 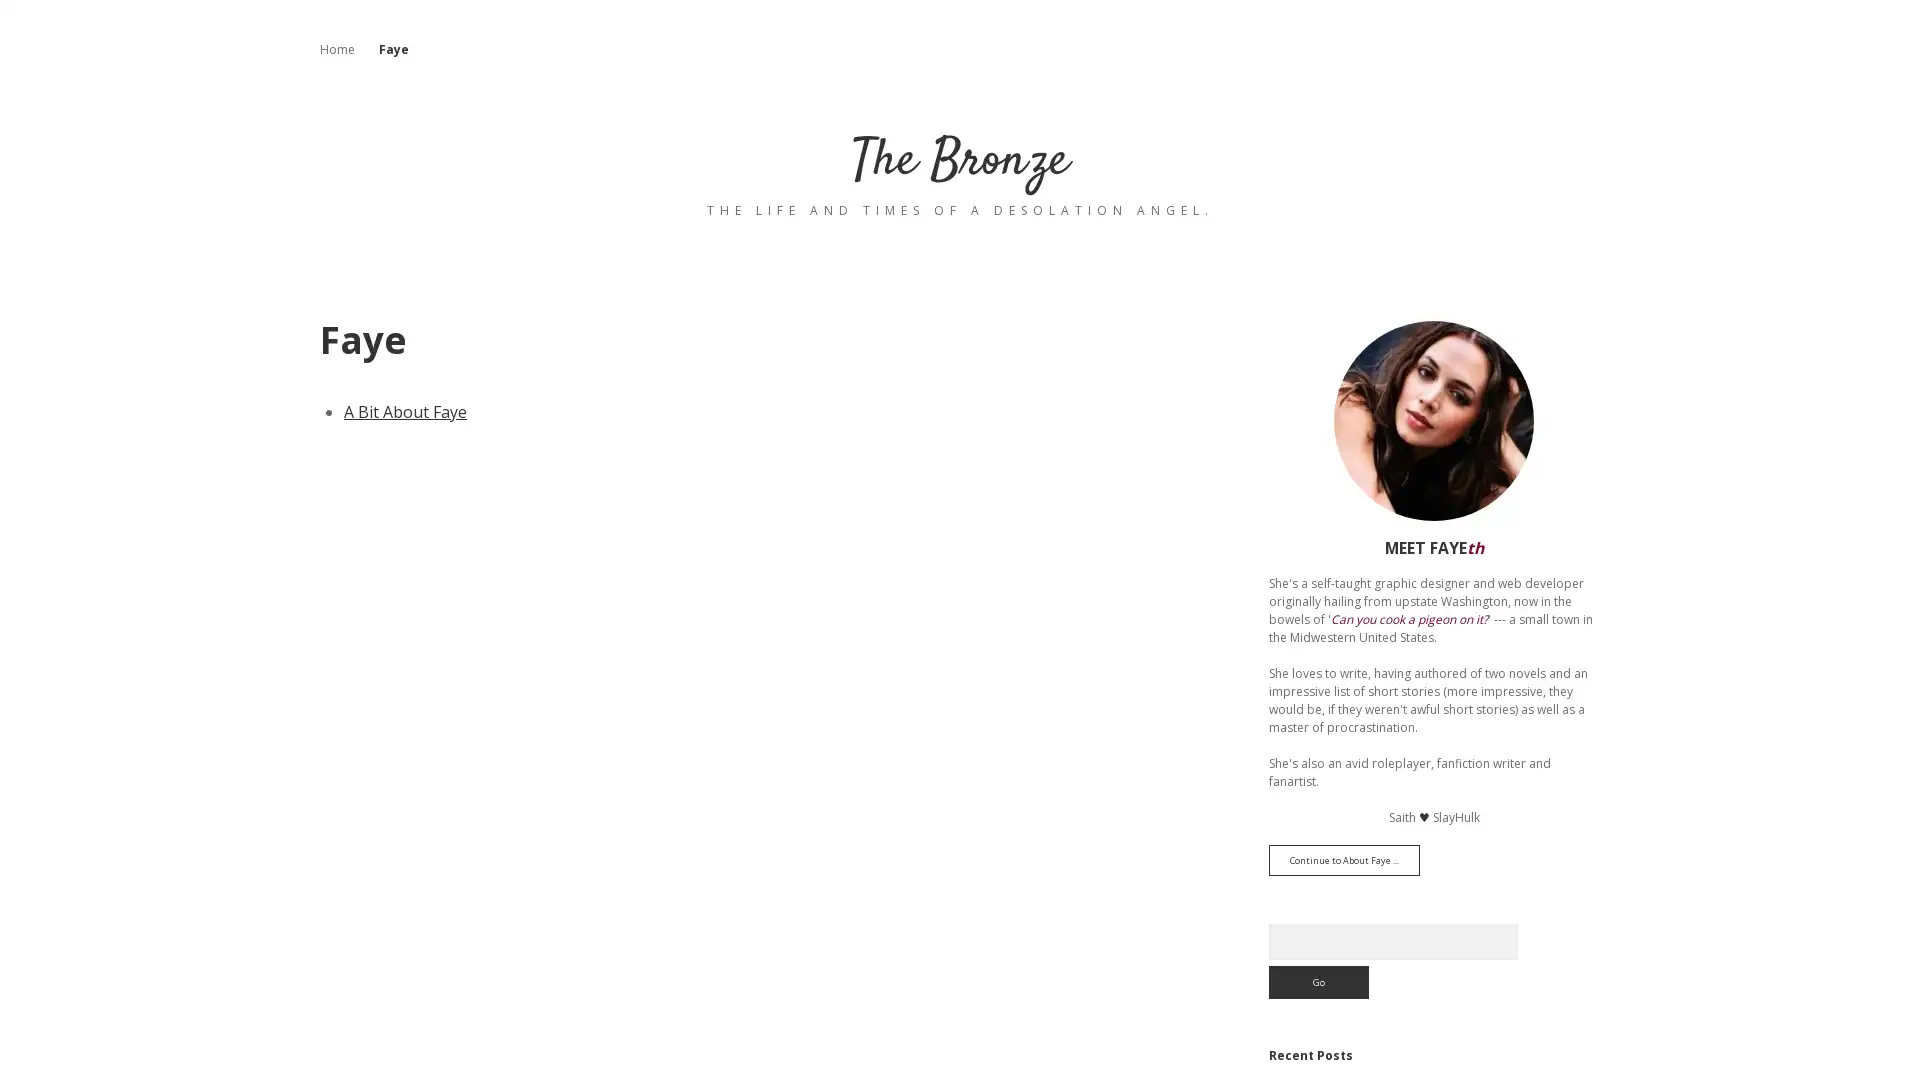 What do you see at coordinates (1318, 981) in the screenshot?
I see `Go` at bounding box center [1318, 981].